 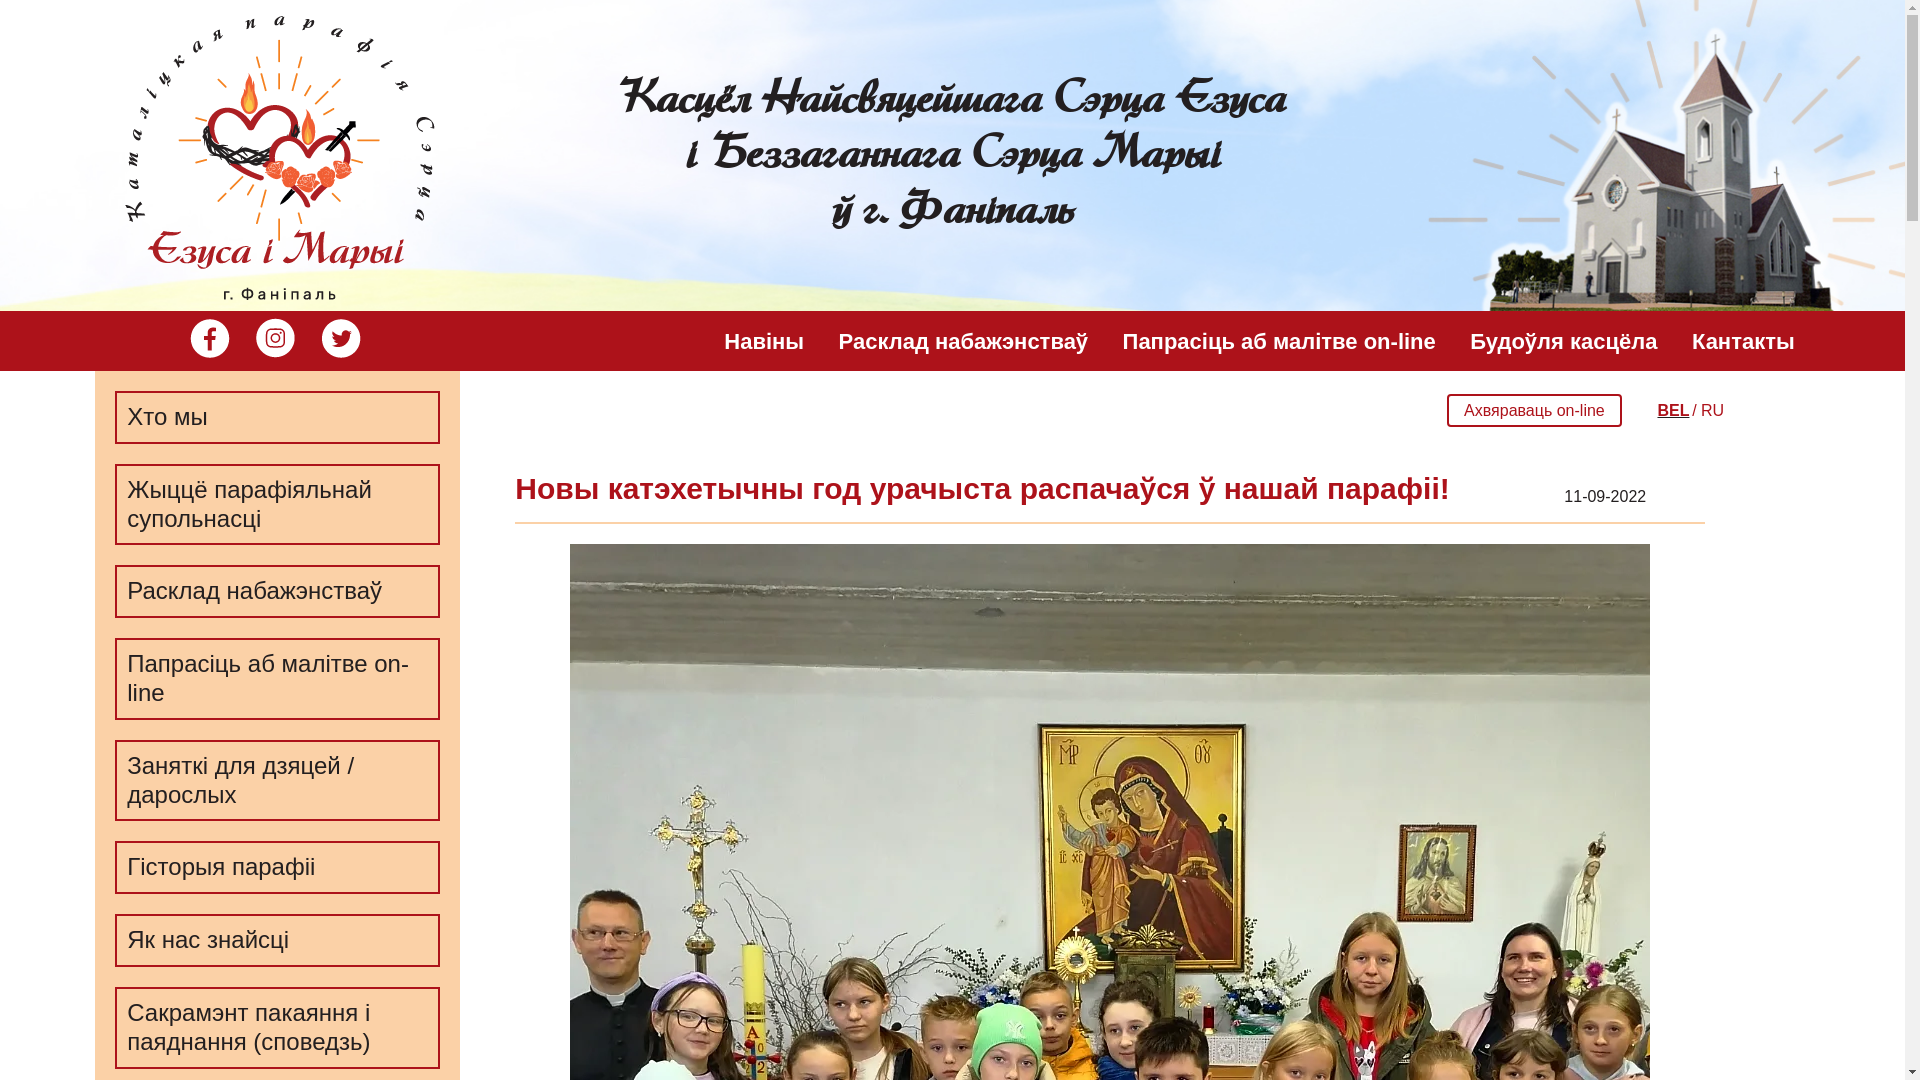 I want to click on 'BEL', so click(x=1673, y=409).